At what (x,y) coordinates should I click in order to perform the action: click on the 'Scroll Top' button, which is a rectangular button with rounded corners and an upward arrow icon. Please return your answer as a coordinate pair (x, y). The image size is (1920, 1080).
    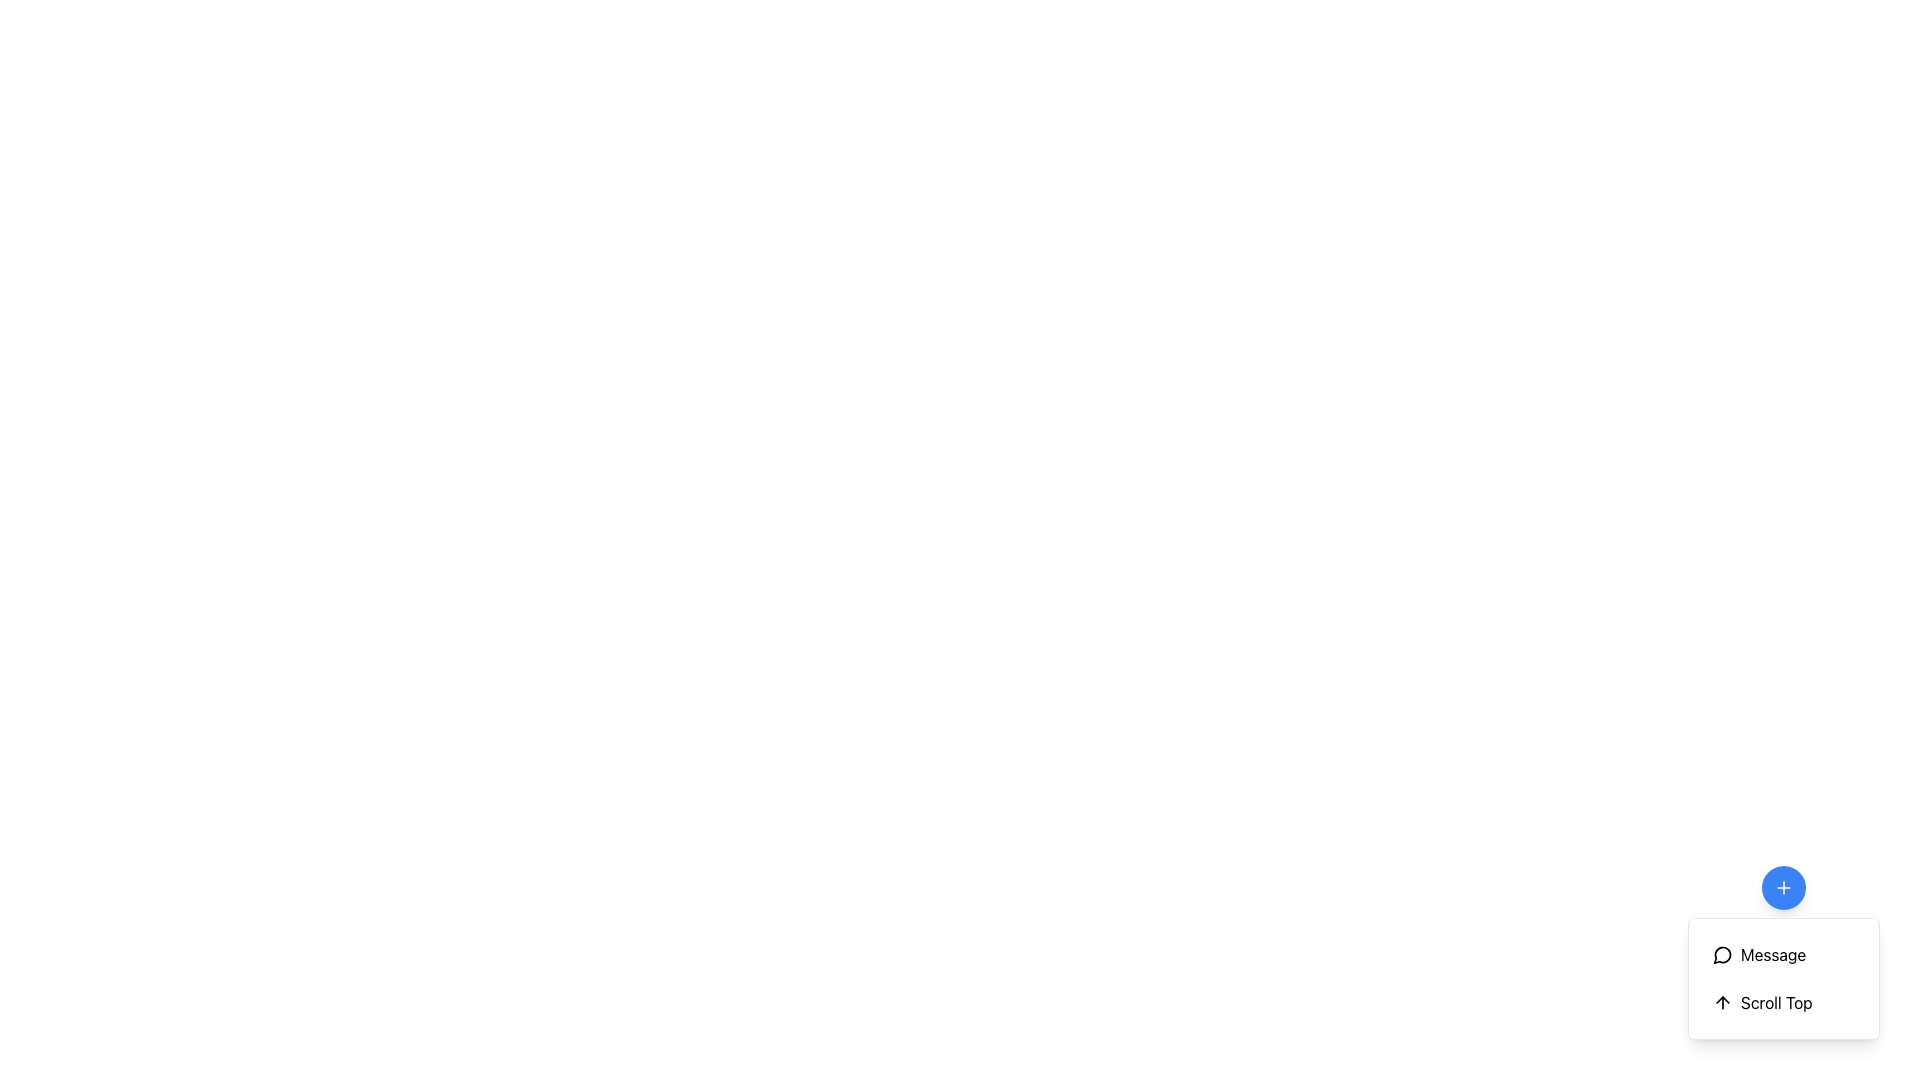
    Looking at the image, I should click on (1784, 1002).